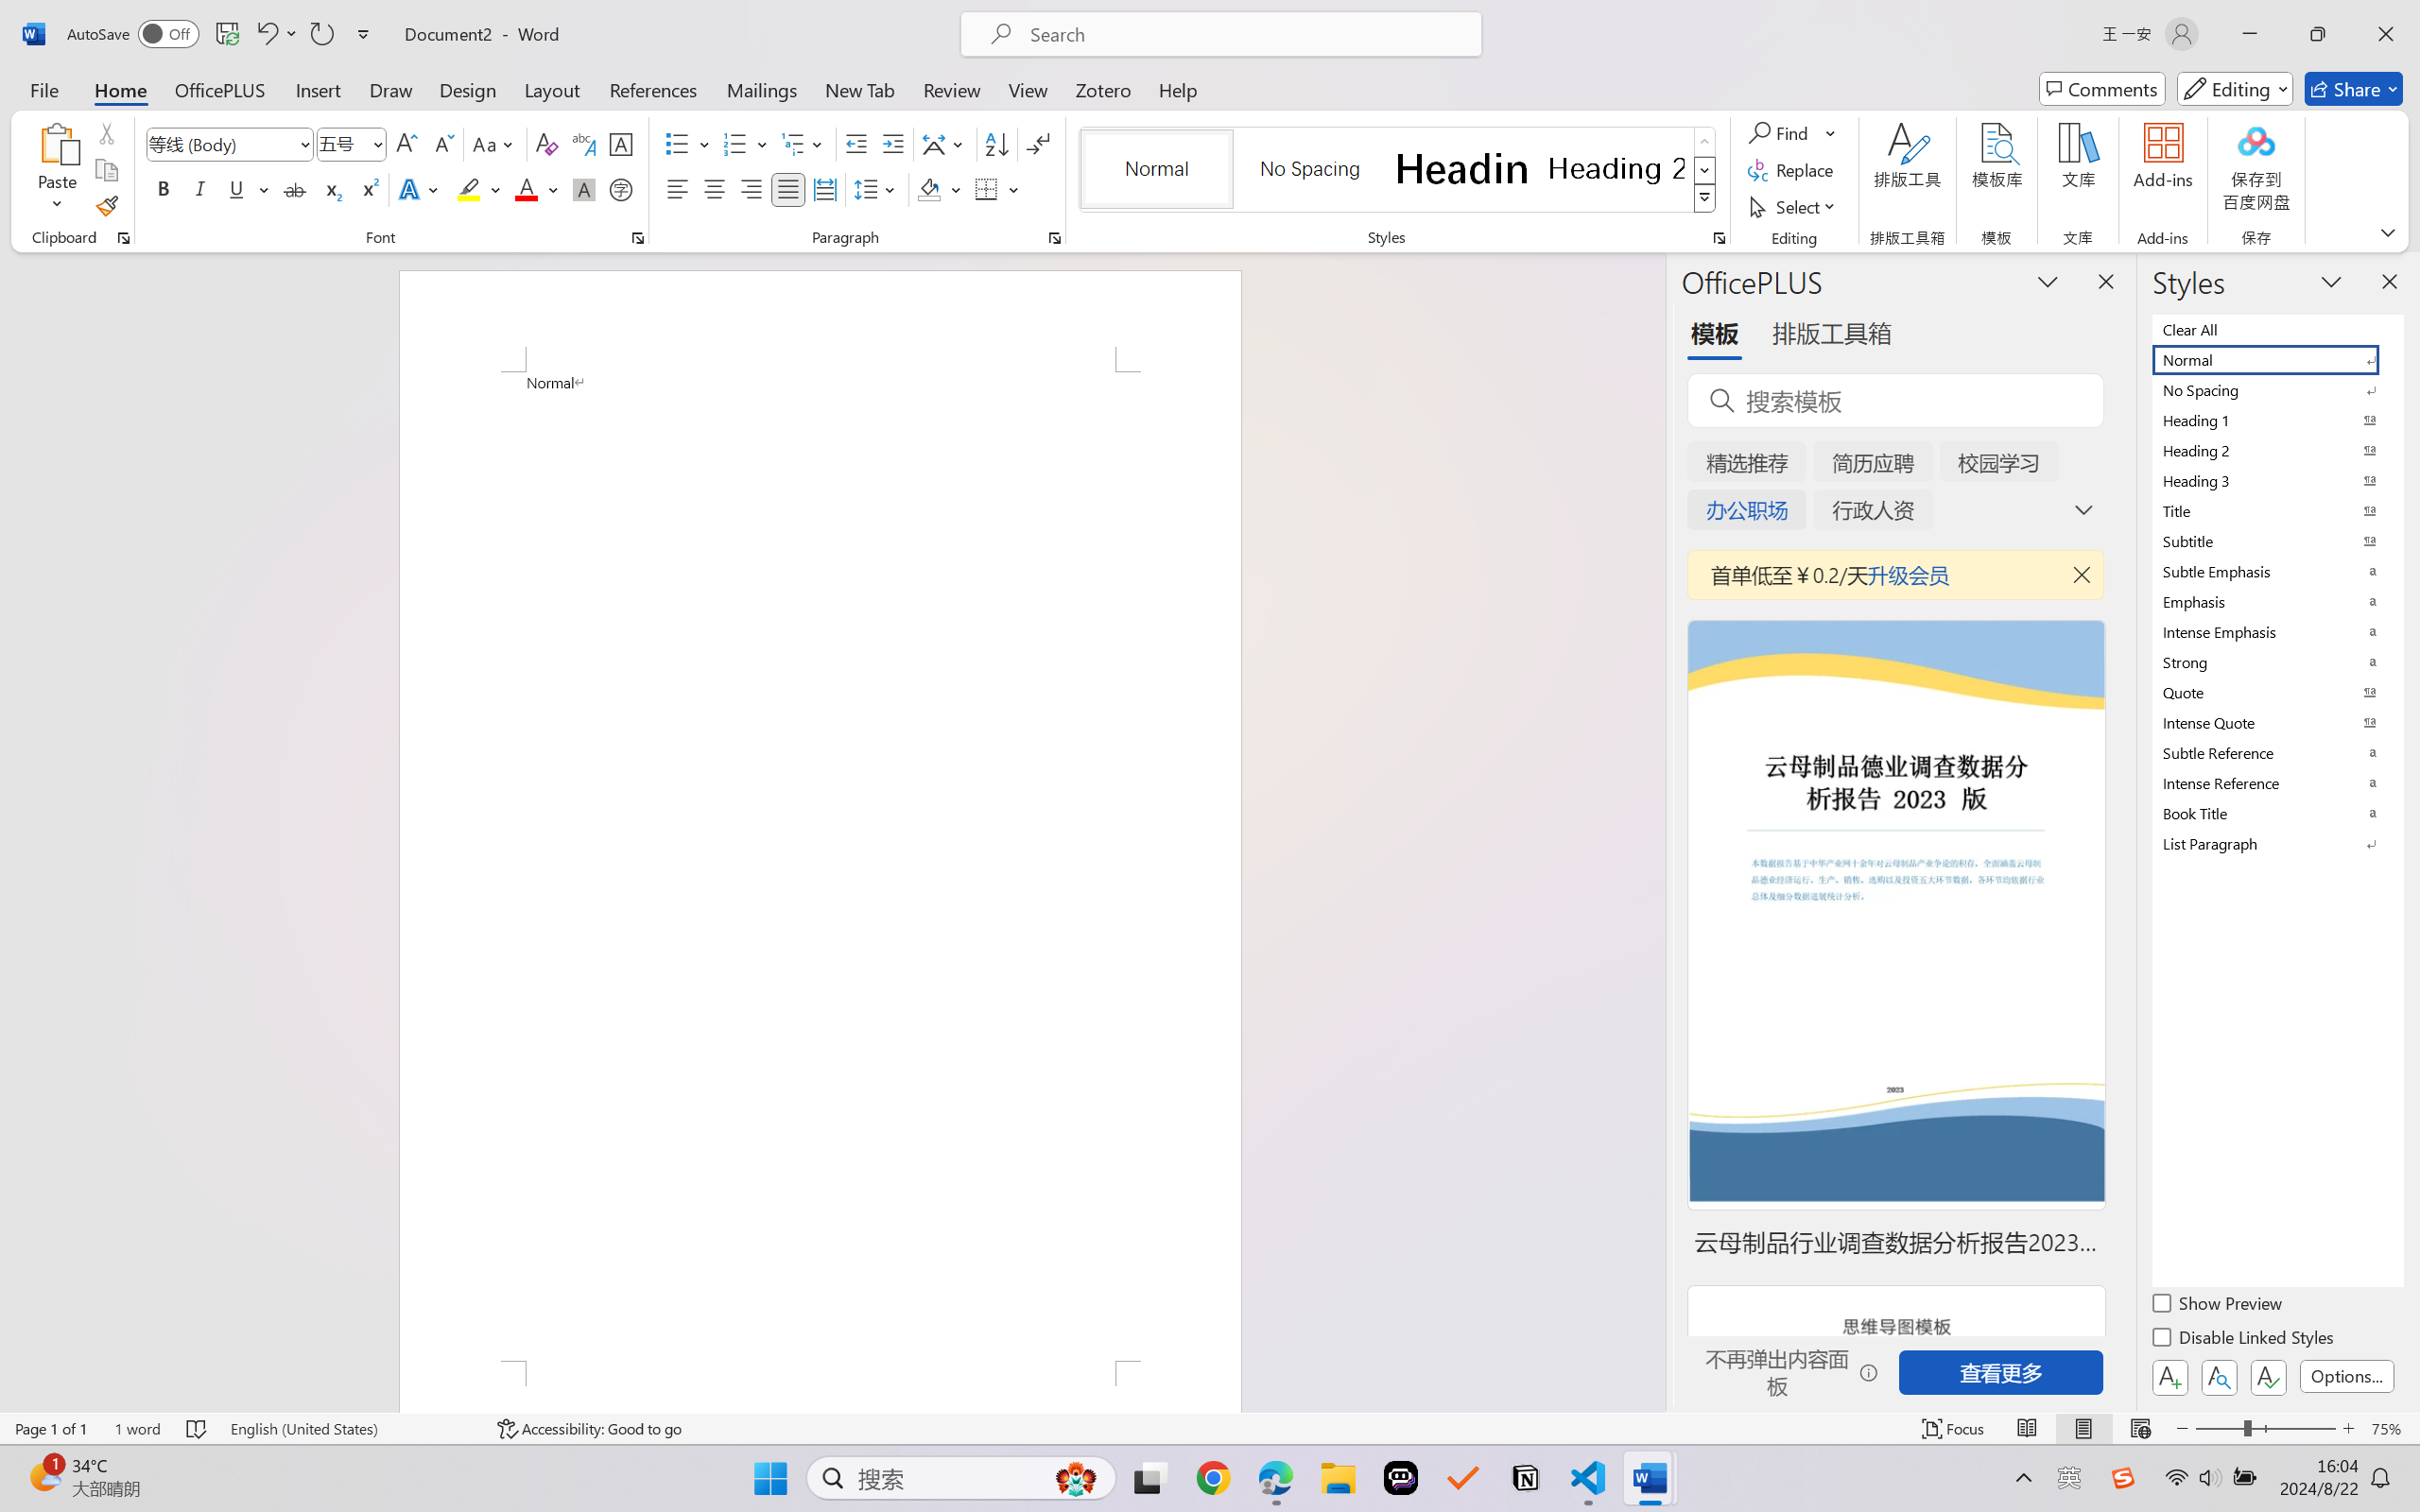 The image size is (2420, 1512). Describe the element at coordinates (2352, 88) in the screenshot. I see `'Share'` at that location.